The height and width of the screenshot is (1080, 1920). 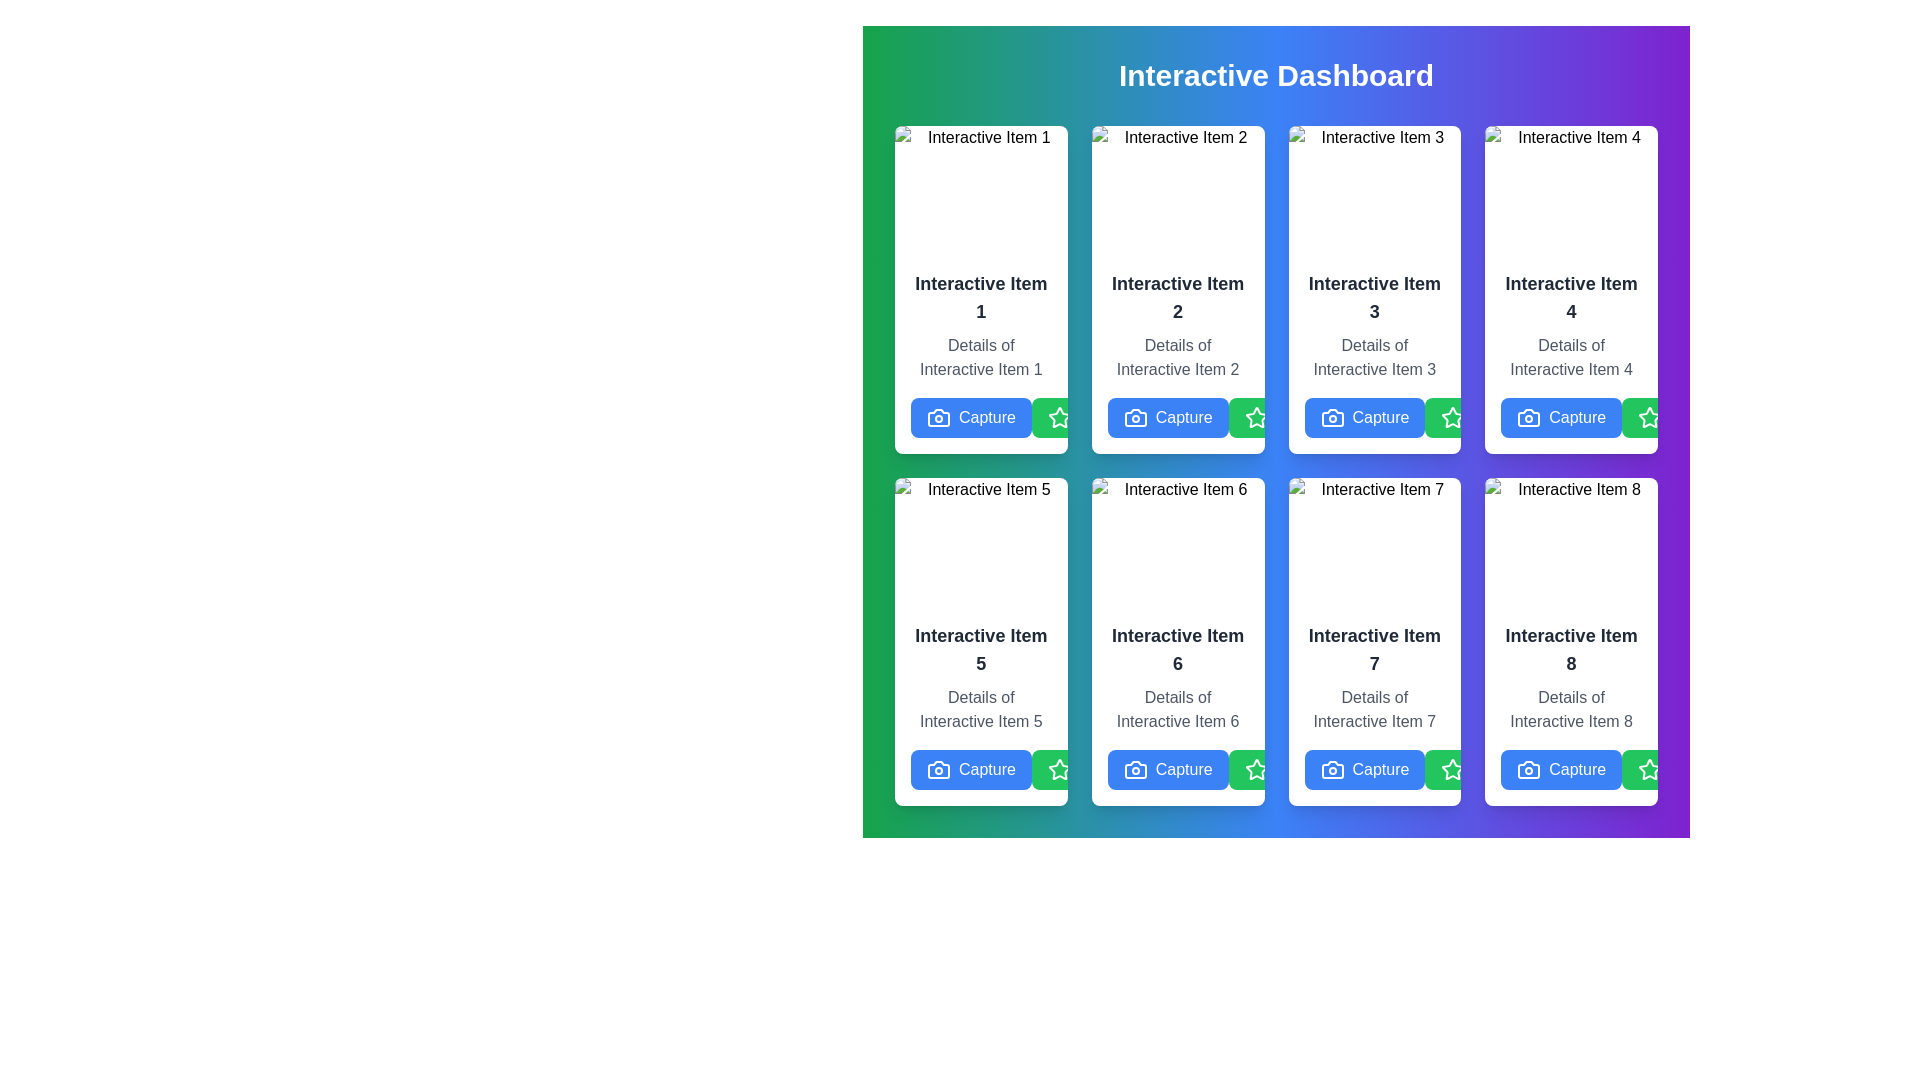 What do you see at coordinates (1570, 708) in the screenshot?
I see `the static text element that provides descriptive details about 'Interactive Item 8', located below its header and above the action buttons` at bounding box center [1570, 708].